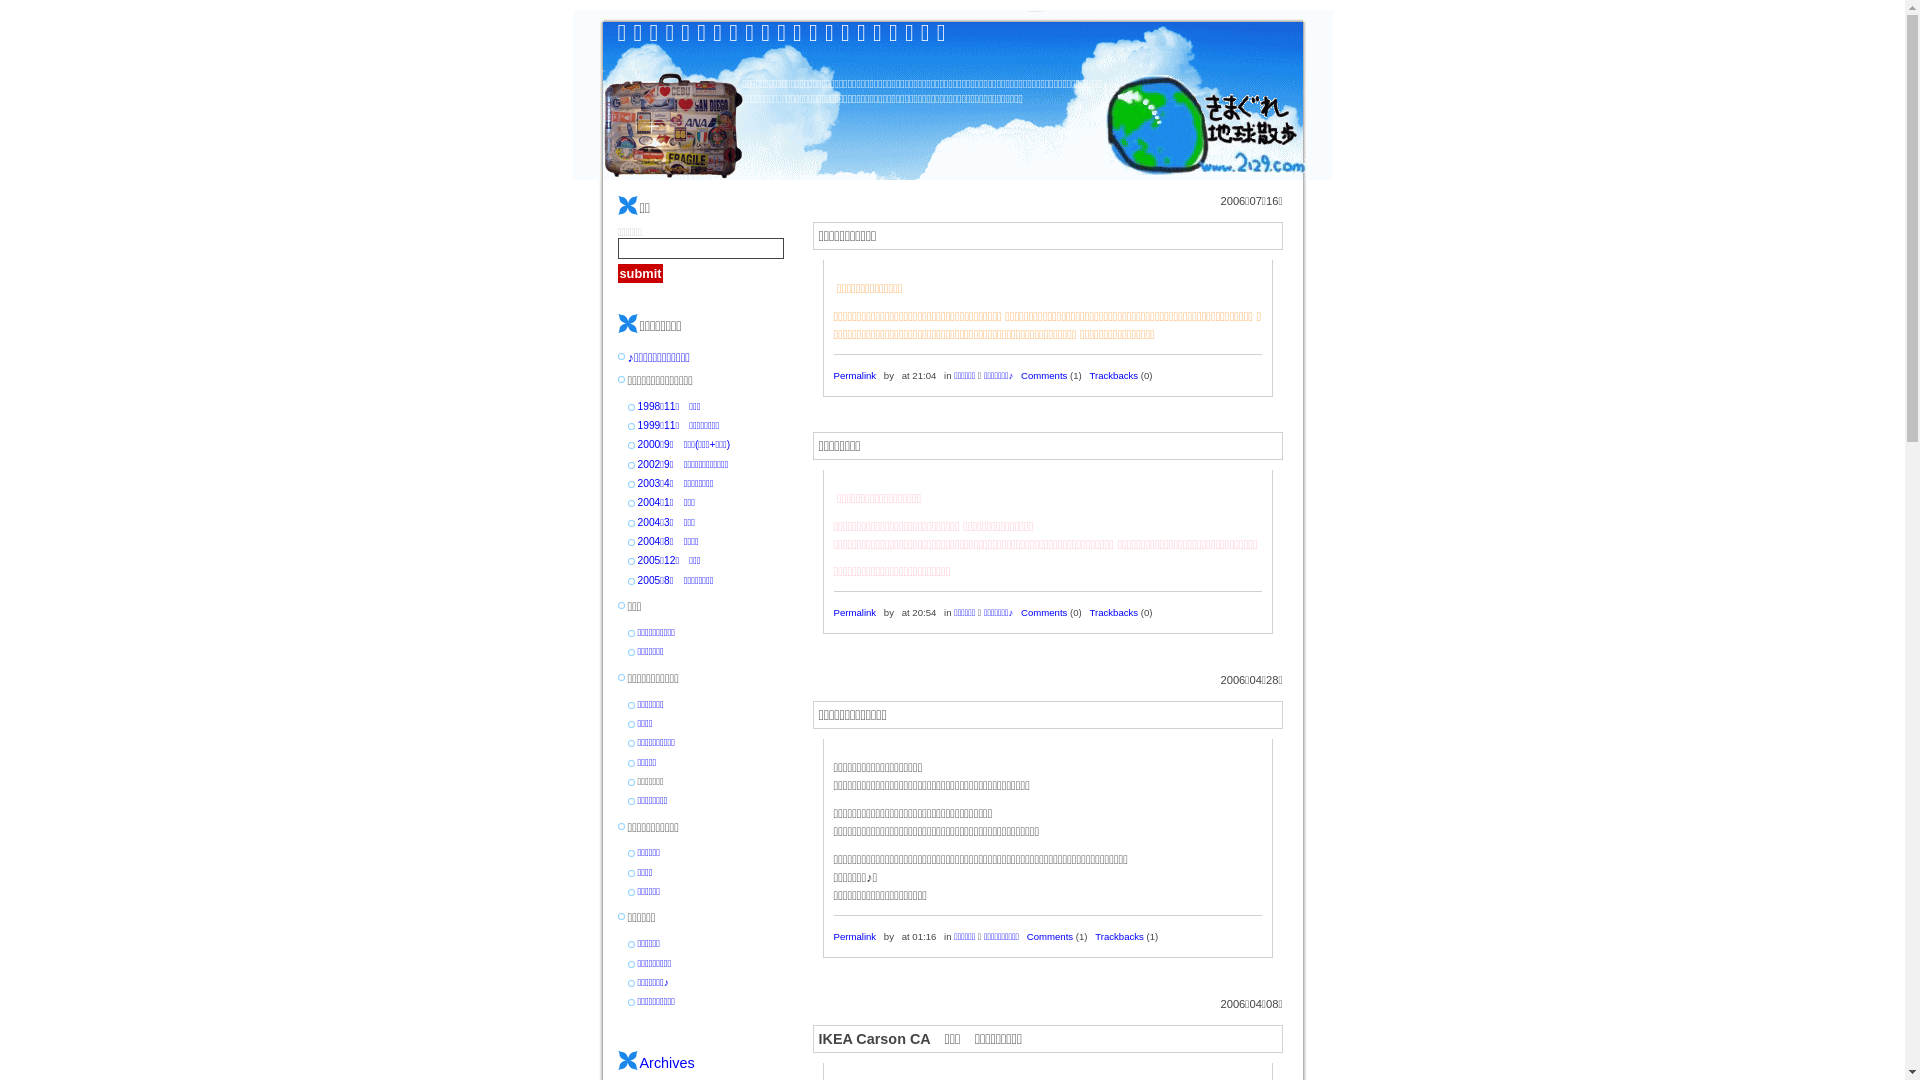 The height and width of the screenshot is (1080, 1920). What do you see at coordinates (641, 273) in the screenshot?
I see `'submit'` at bounding box center [641, 273].